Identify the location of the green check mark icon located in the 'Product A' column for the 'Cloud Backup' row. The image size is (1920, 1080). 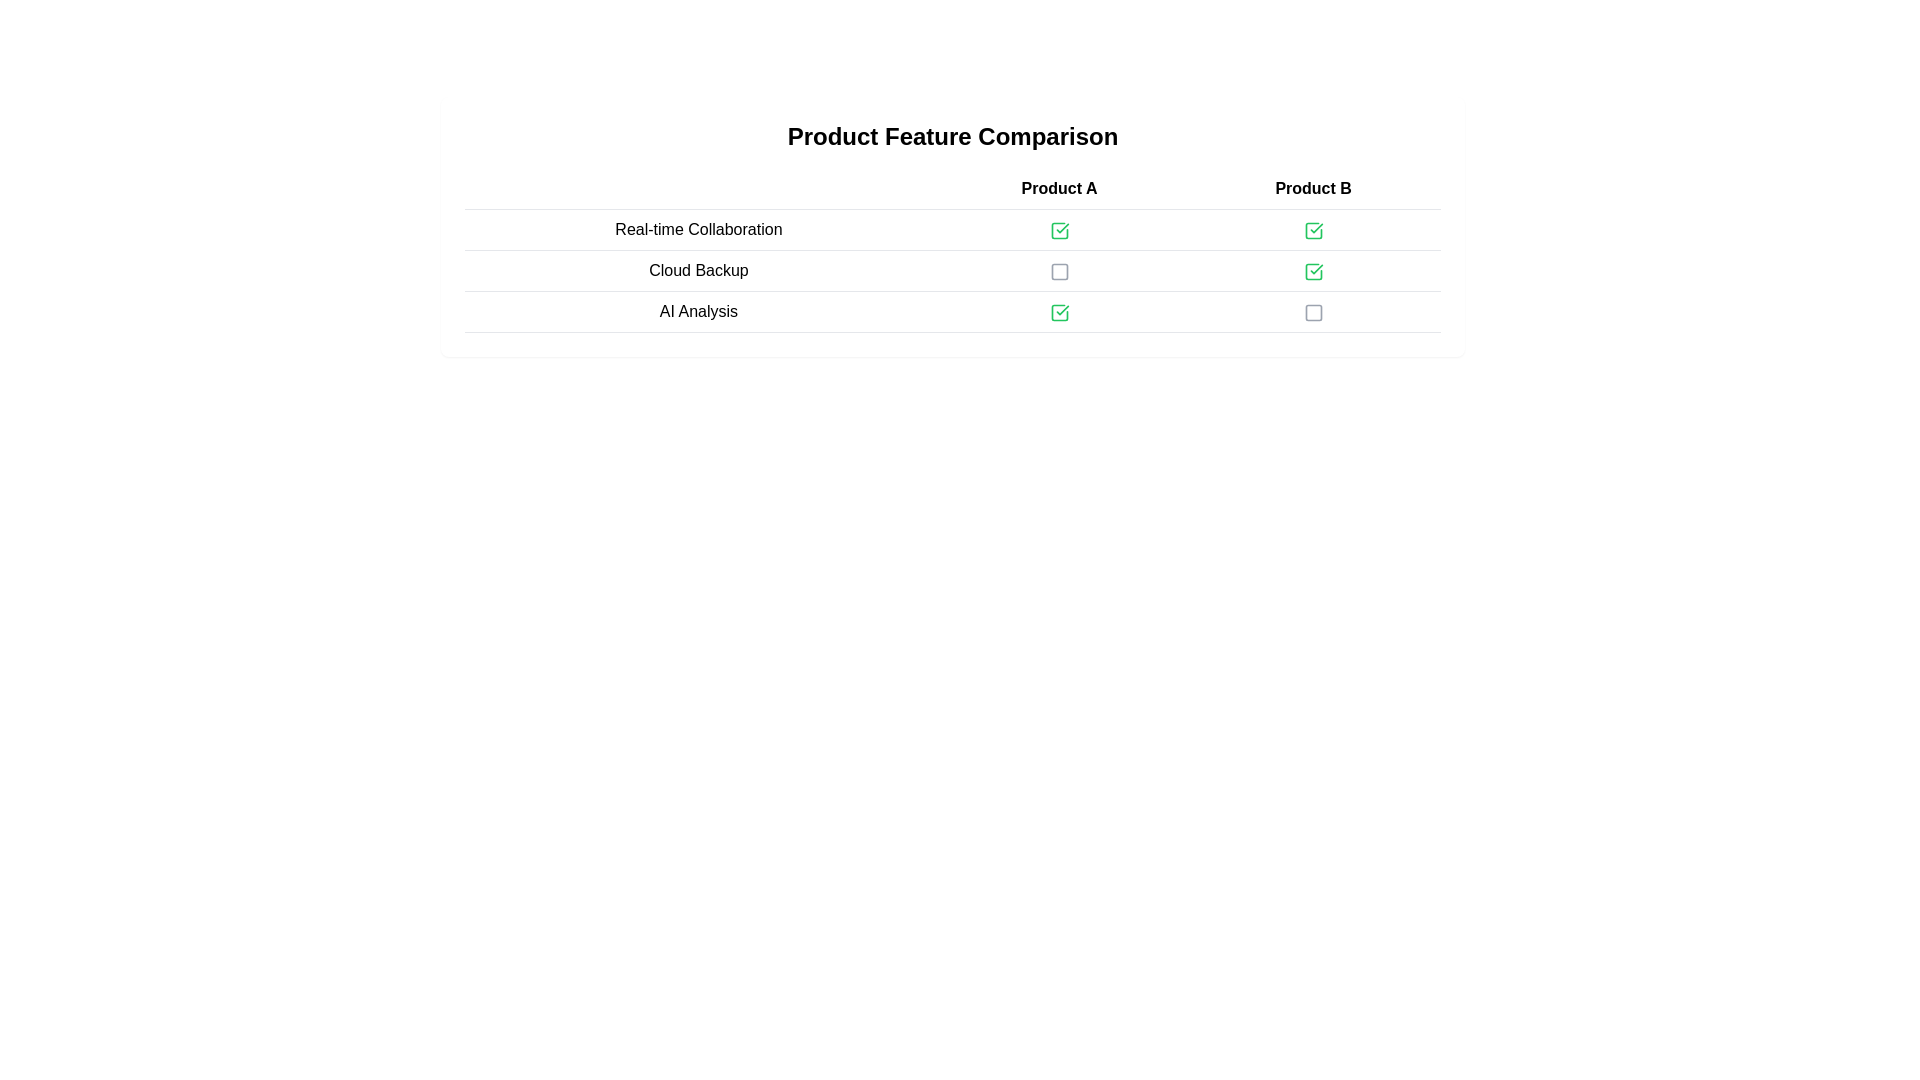
(1313, 271).